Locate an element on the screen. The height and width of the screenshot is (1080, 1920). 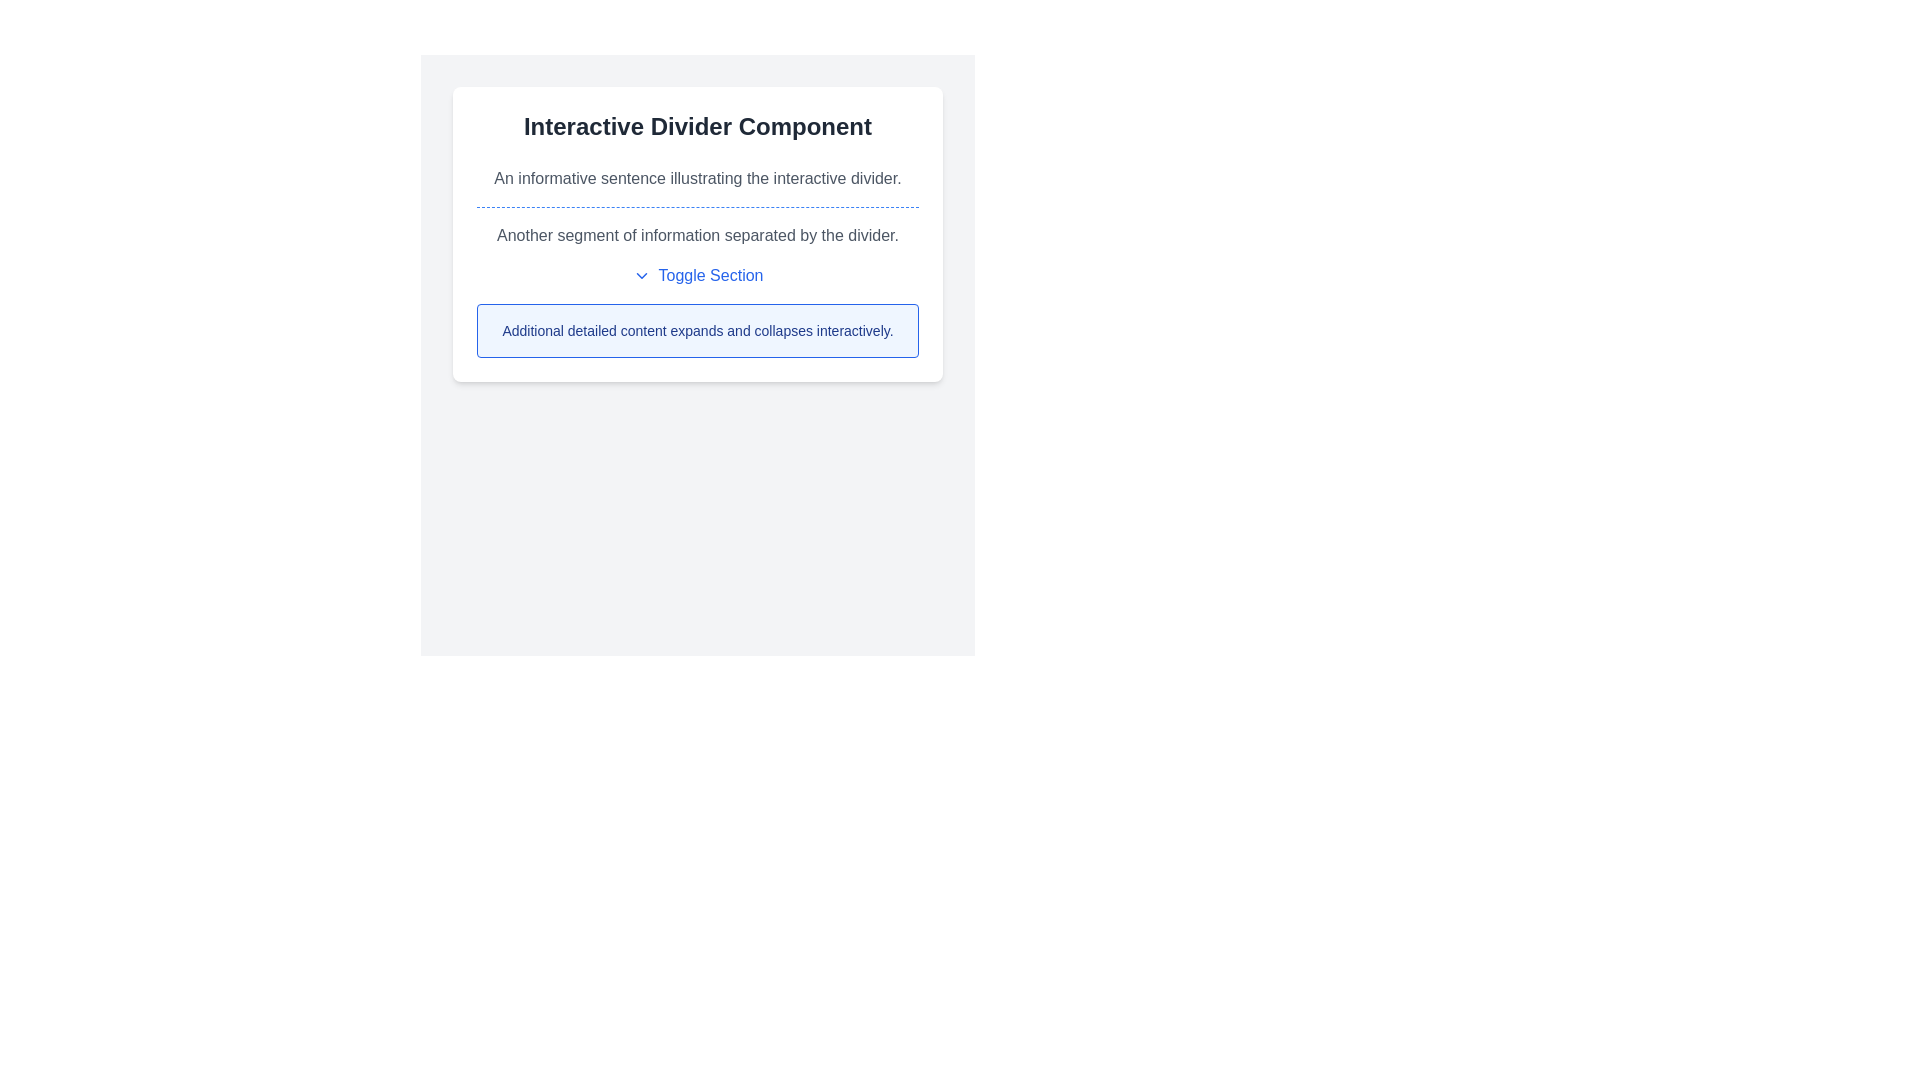
the visual divider located within the white card interface, positioned centrally between two paragraphs of text is located at coordinates (697, 207).